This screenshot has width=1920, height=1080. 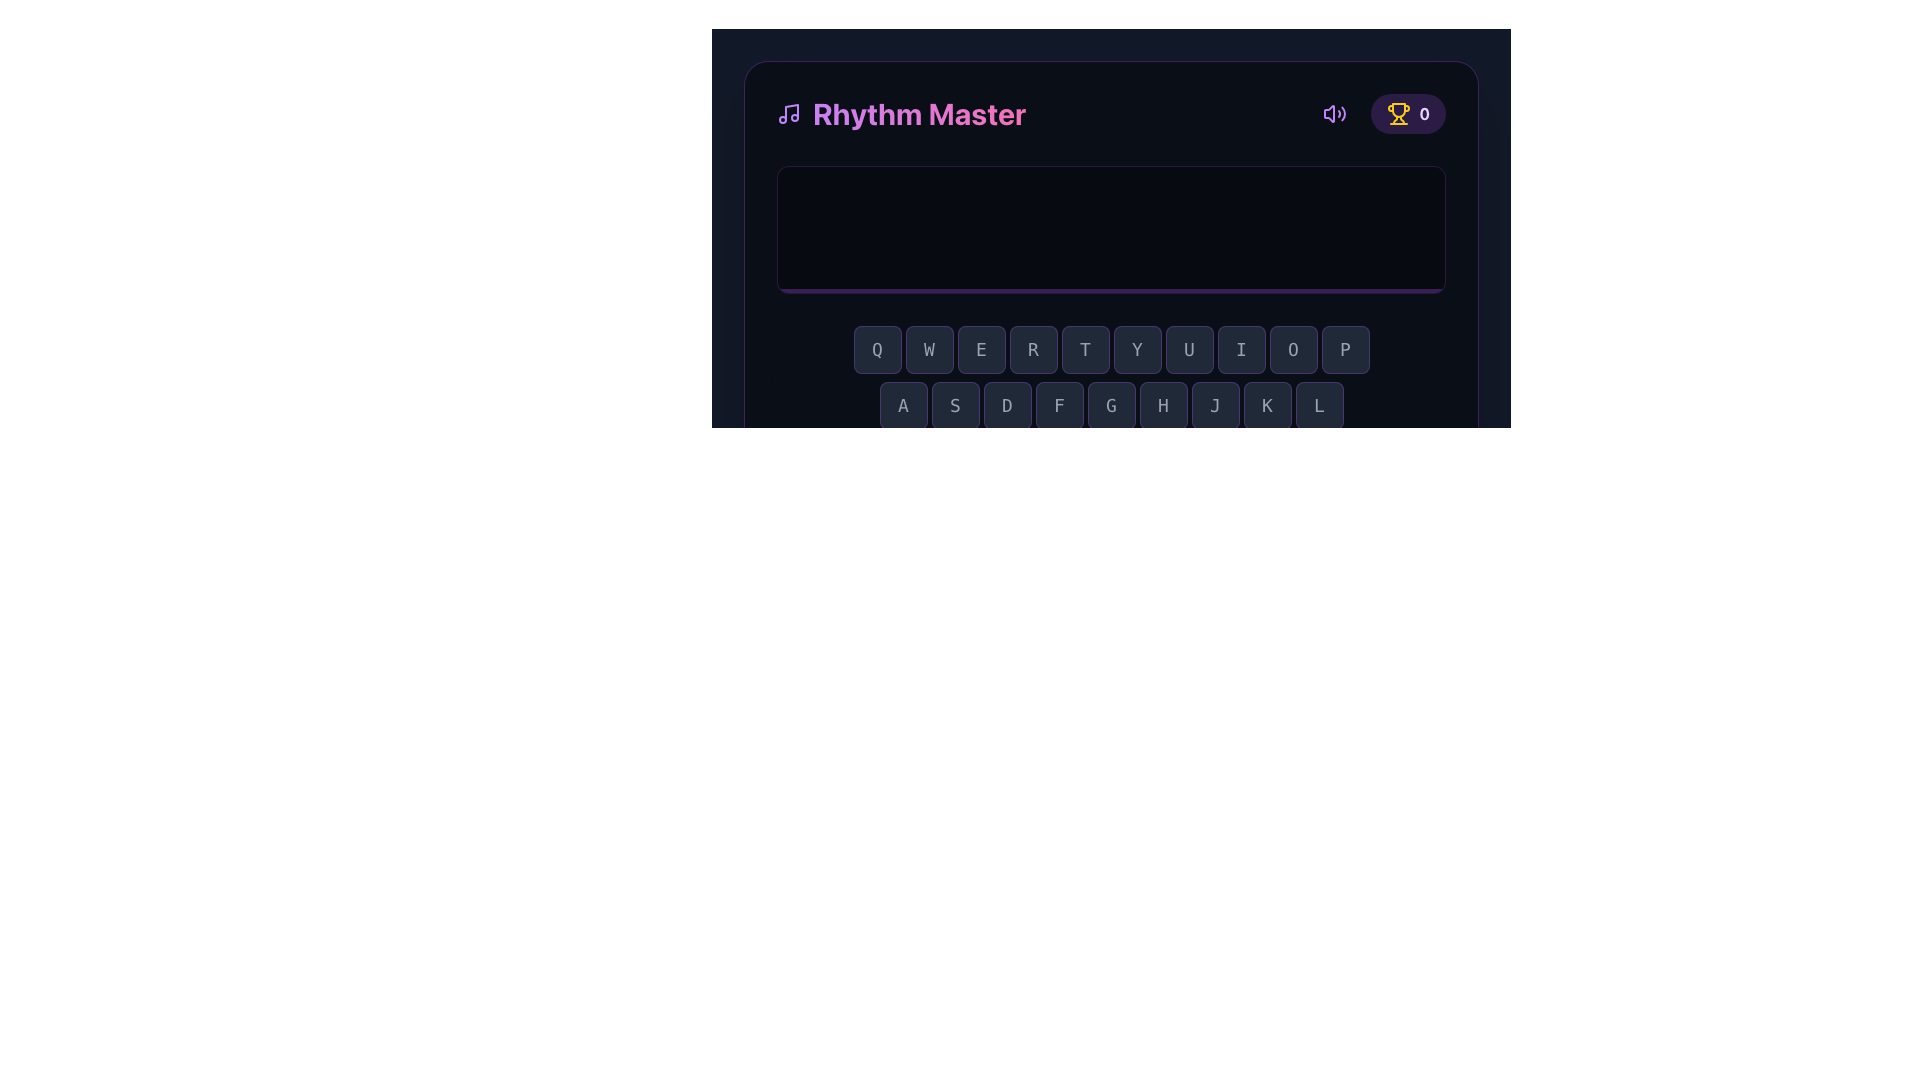 I want to click on the purple music note icon located to the left of the text 'Rhythm Master', so click(x=787, y=114).